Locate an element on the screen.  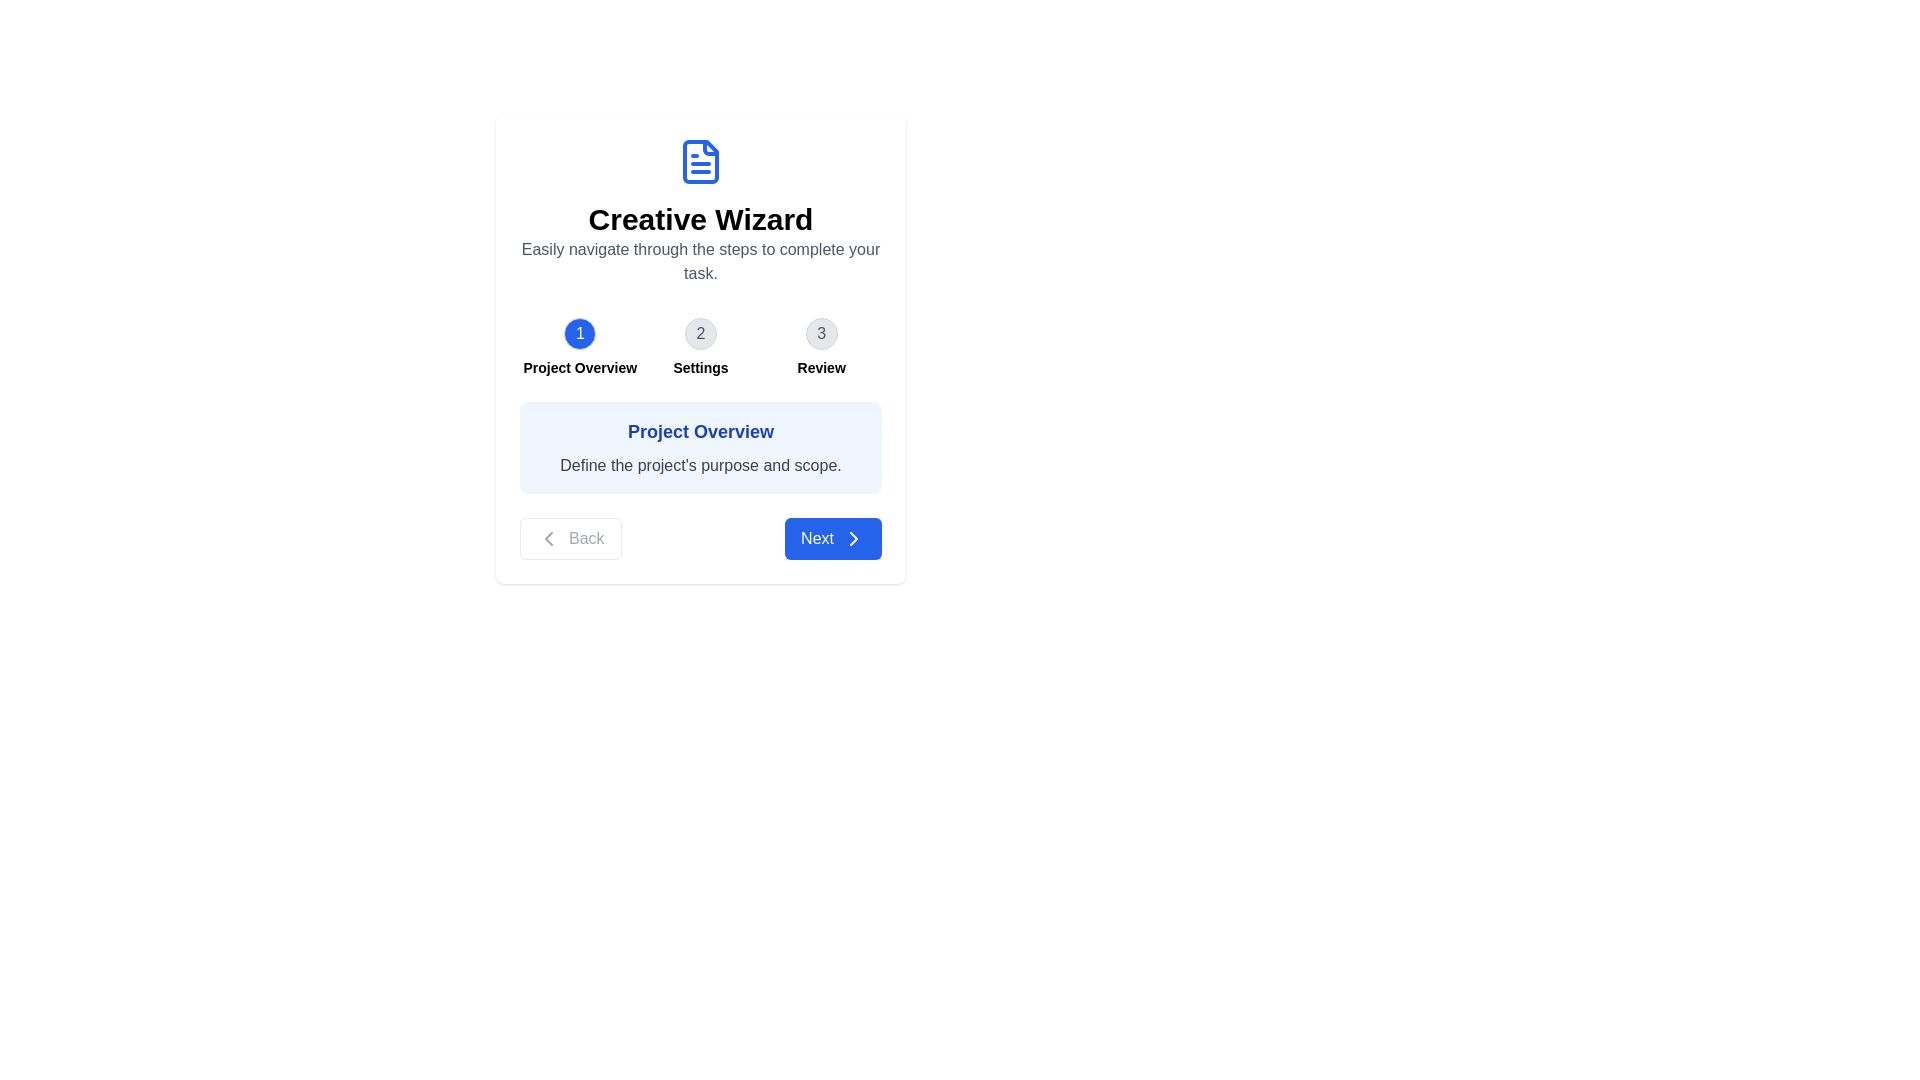
the chevron icon located in the lower-left corner of the 'Creative Wizard' card component, which is part of the 'Back' button is located at coordinates (548, 538).